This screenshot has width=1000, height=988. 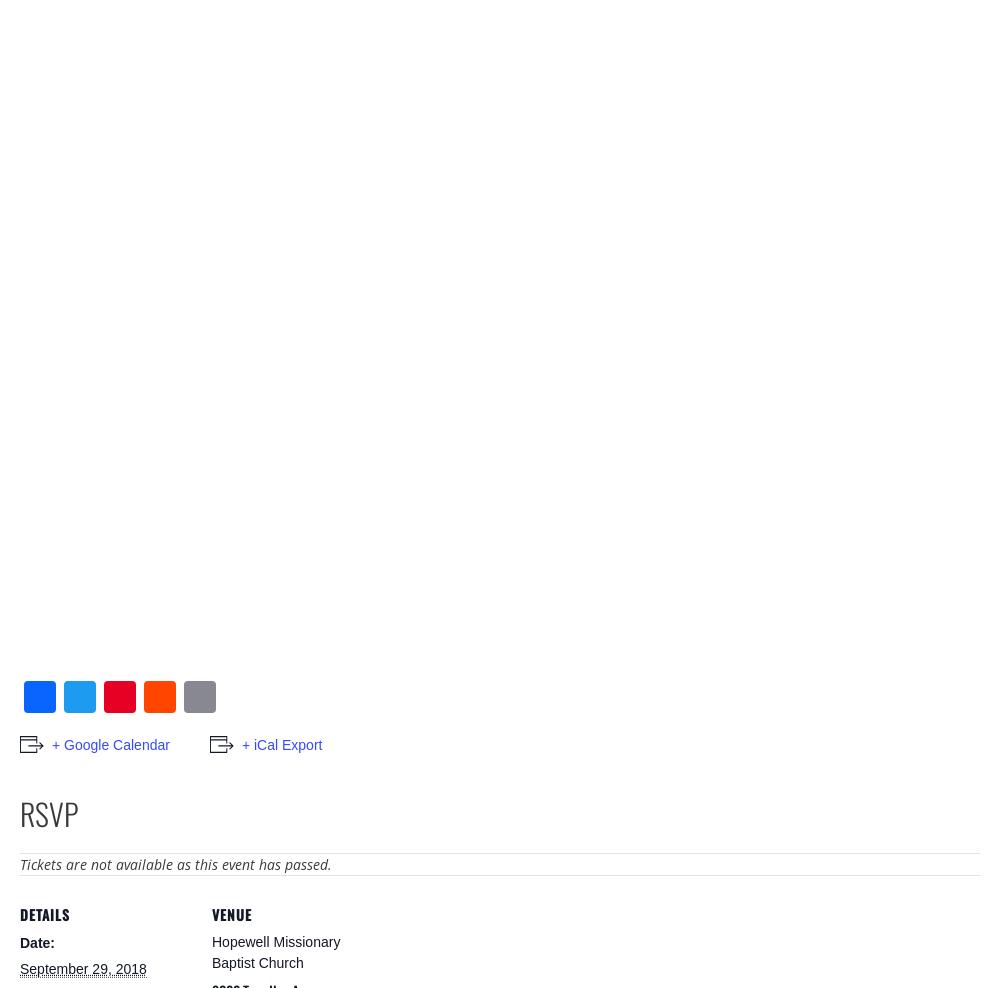 What do you see at coordinates (215, 727) in the screenshot?
I see `'Email'` at bounding box center [215, 727].